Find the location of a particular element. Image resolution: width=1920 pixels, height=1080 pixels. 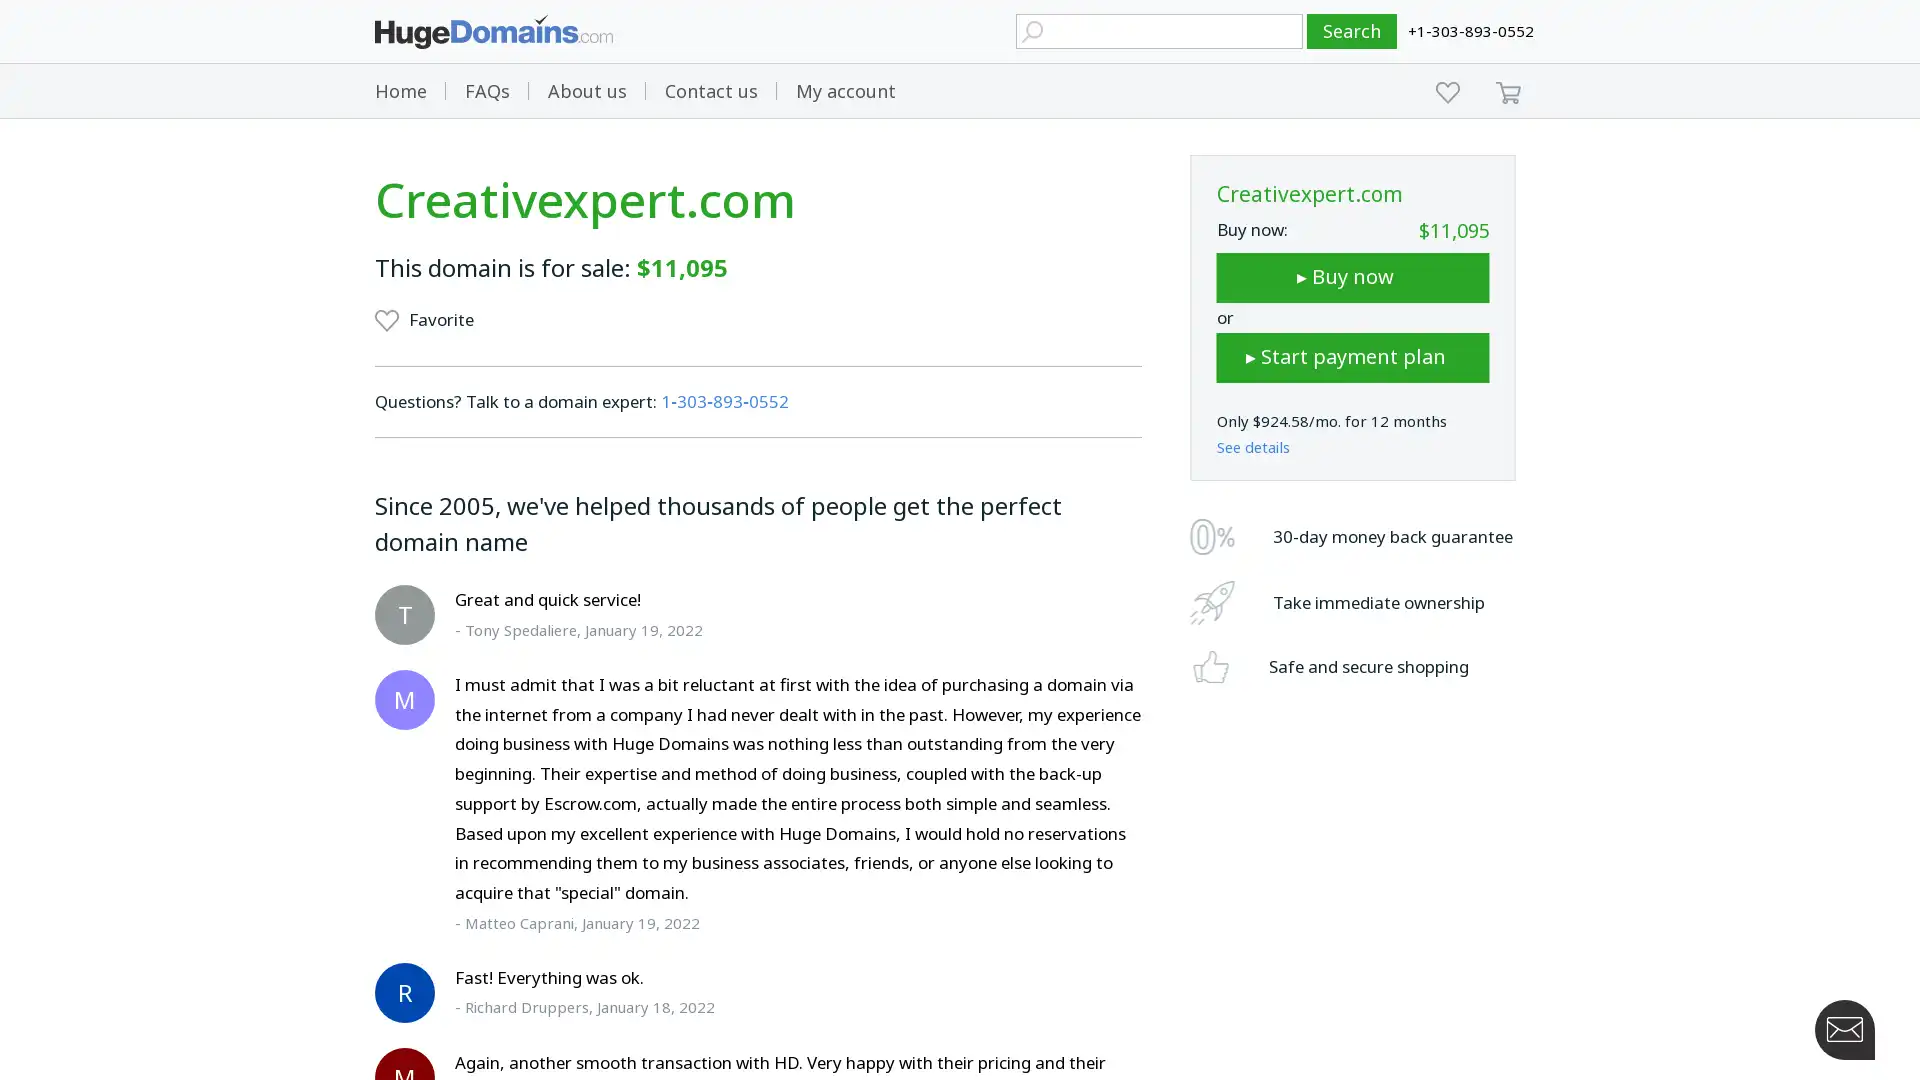

Search is located at coordinates (1352, 31).